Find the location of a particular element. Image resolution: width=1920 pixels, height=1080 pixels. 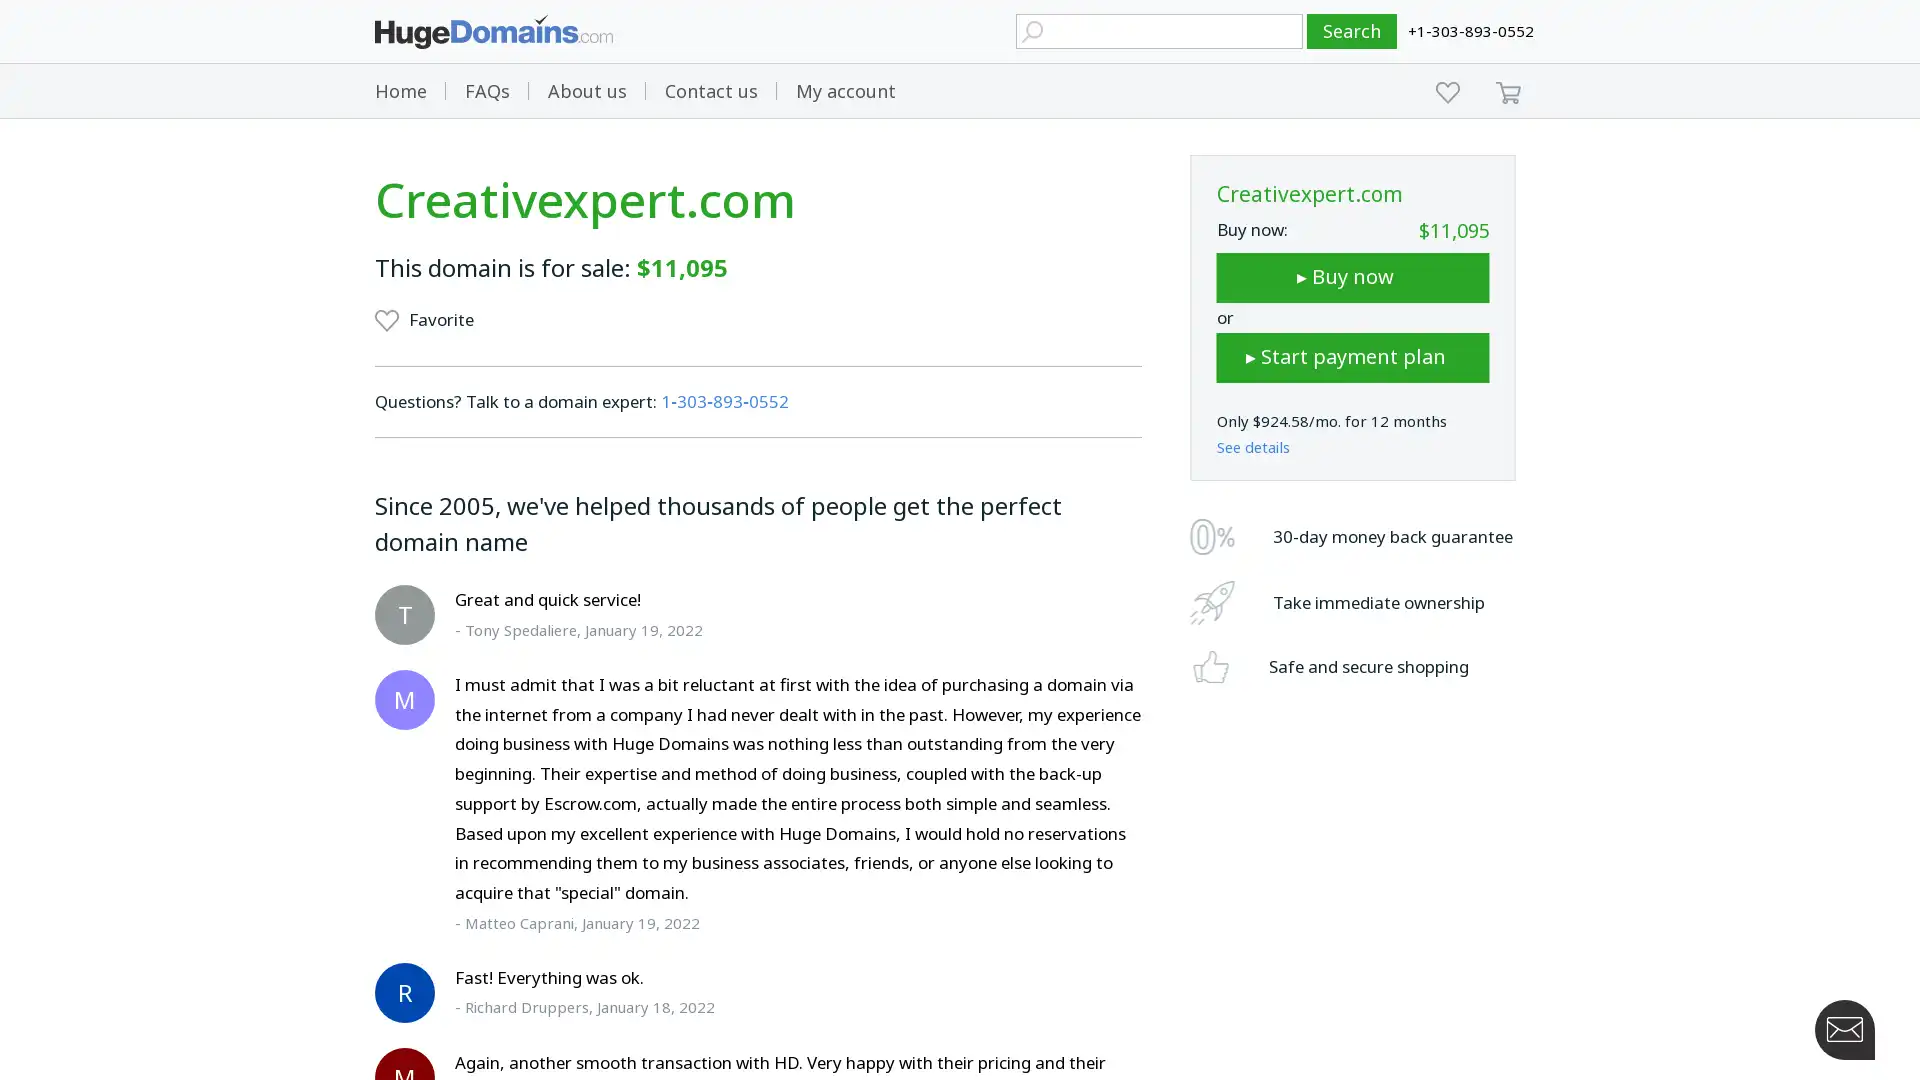

Search is located at coordinates (1352, 31).